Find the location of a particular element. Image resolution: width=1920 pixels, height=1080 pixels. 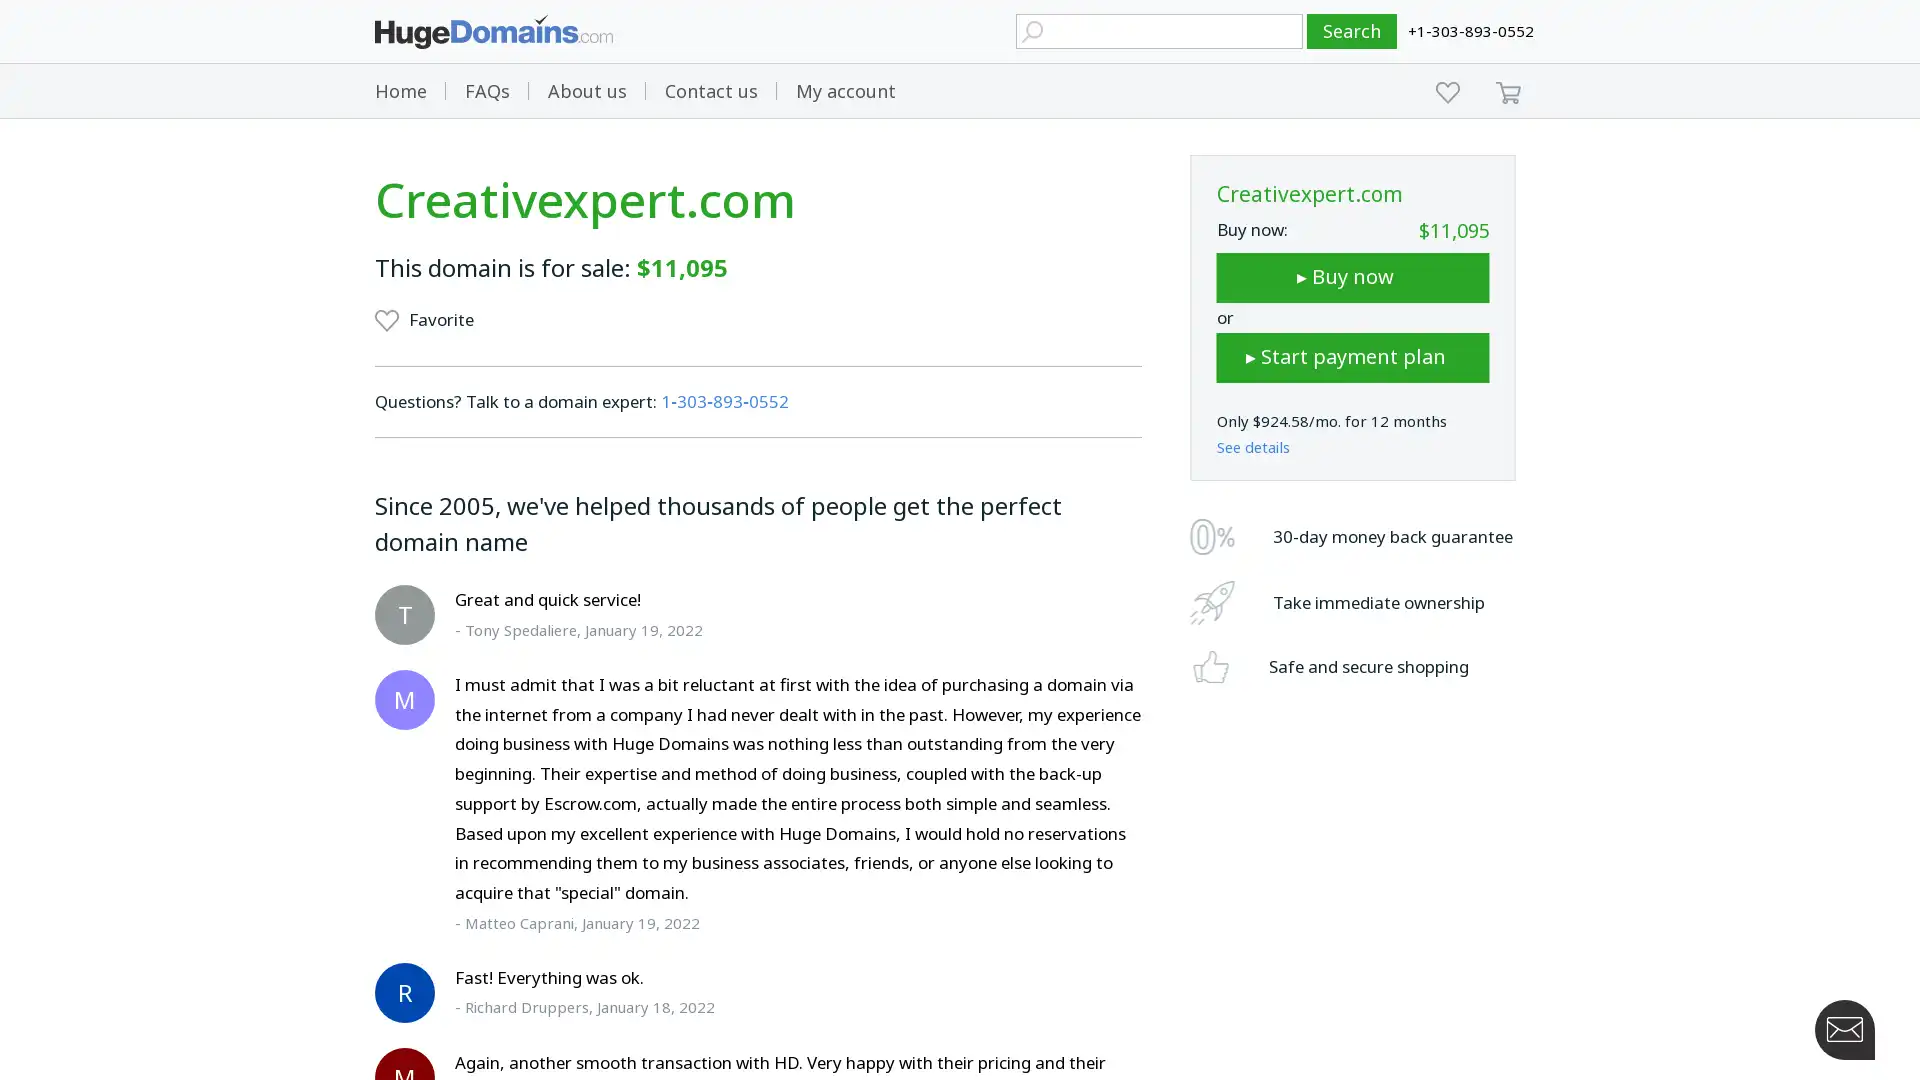

Search is located at coordinates (1352, 31).